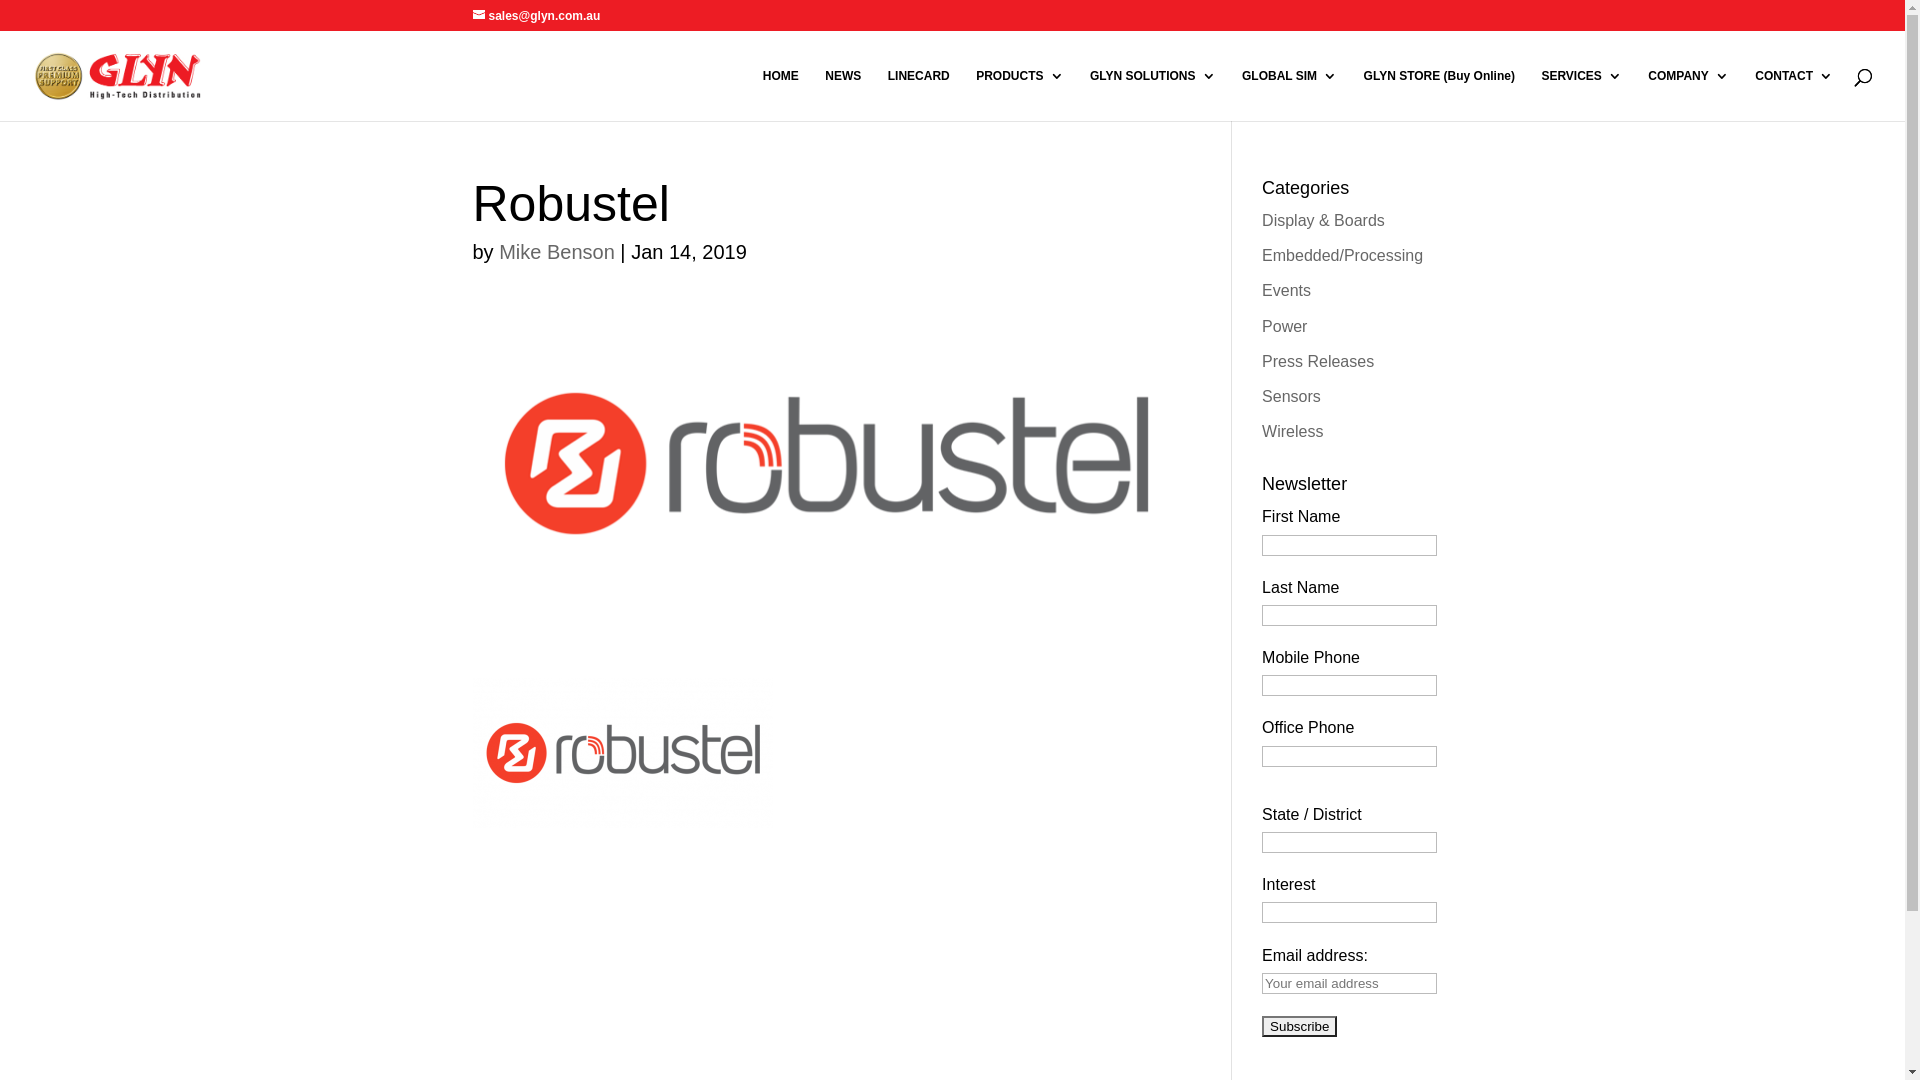 This screenshot has height=1080, width=1920. What do you see at coordinates (1088, 95) in the screenshot?
I see `'GLYN SOLUTIONS'` at bounding box center [1088, 95].